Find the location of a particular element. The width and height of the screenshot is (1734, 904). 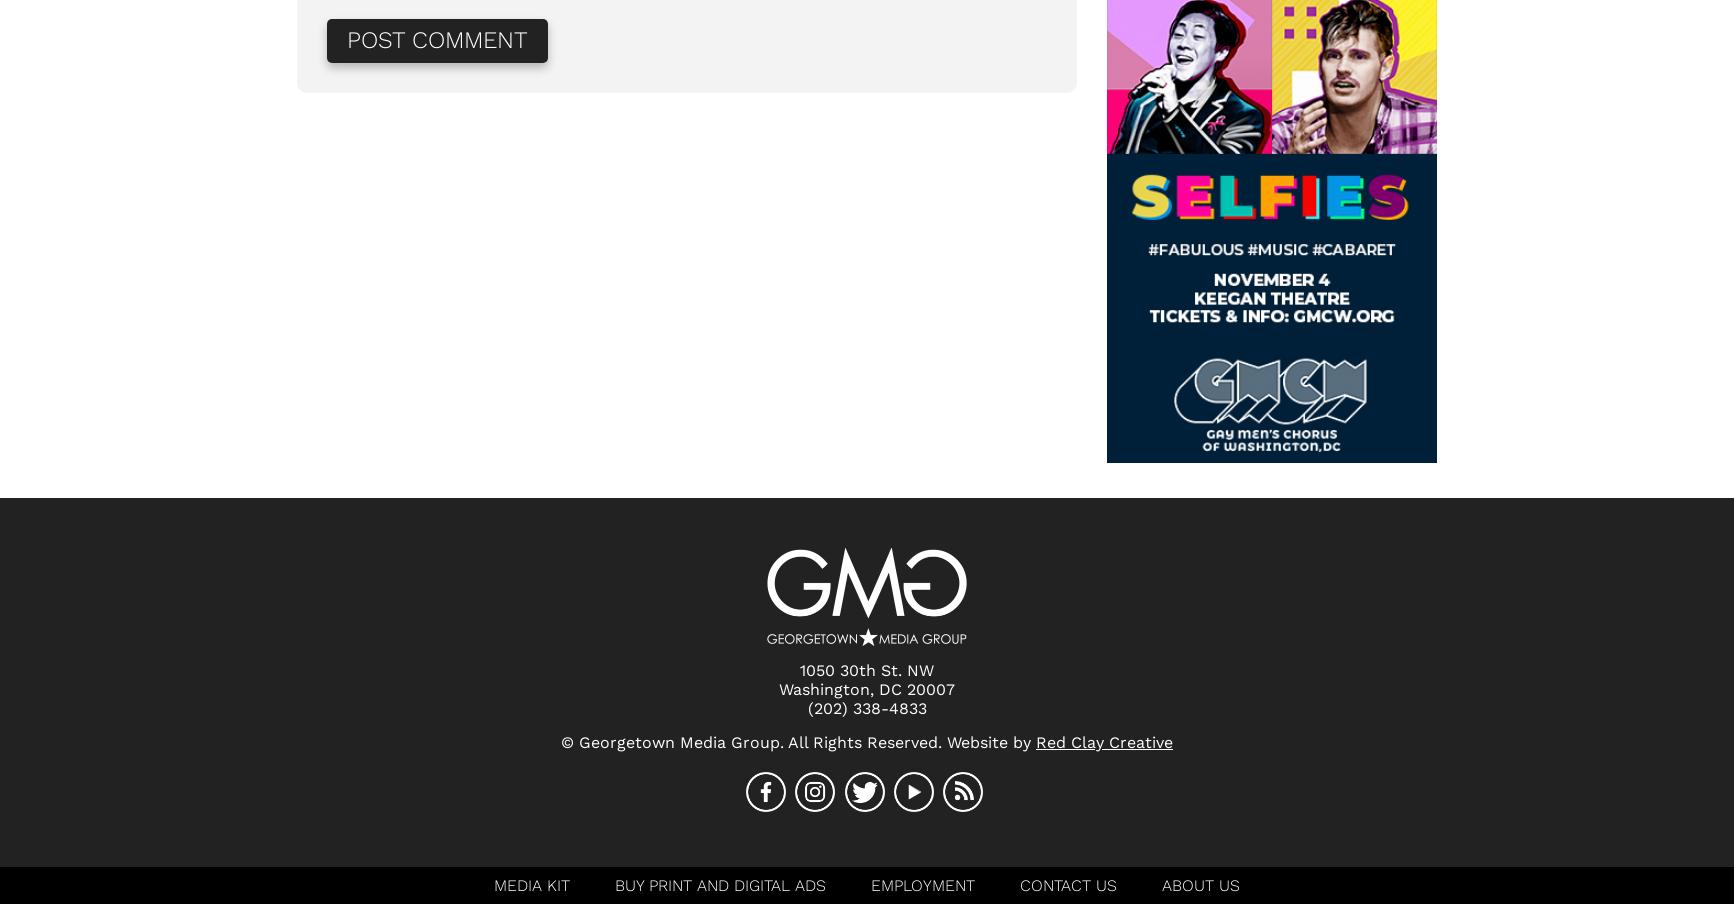

'Red Clay Creative' is located at coordinates (1104, 741).